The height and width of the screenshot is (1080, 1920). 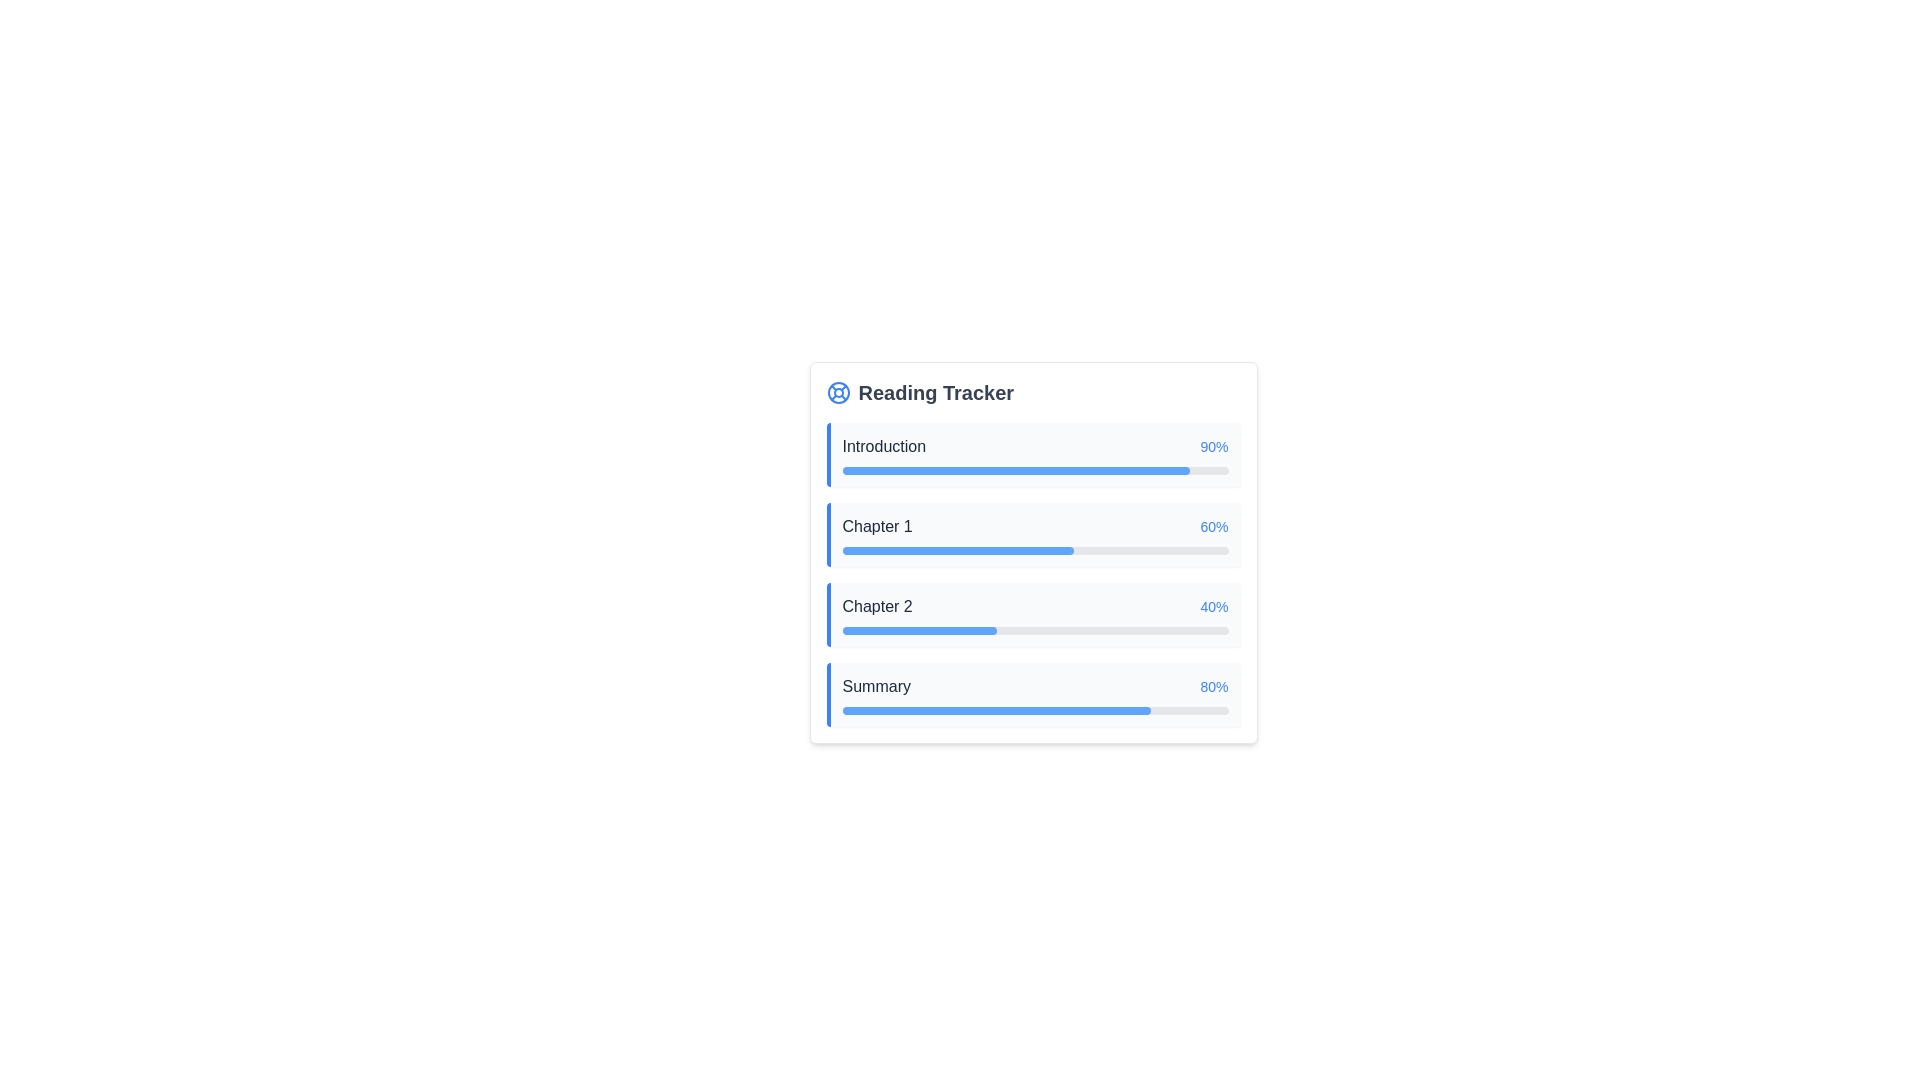 What do you see at coordinates (838, 393) in the screenshot?
I see `the circular SVG element styled as part of the life buoy icon, located at the center of the icon next to the 'Reading Tracker' title` at bounding box center [838, 393].